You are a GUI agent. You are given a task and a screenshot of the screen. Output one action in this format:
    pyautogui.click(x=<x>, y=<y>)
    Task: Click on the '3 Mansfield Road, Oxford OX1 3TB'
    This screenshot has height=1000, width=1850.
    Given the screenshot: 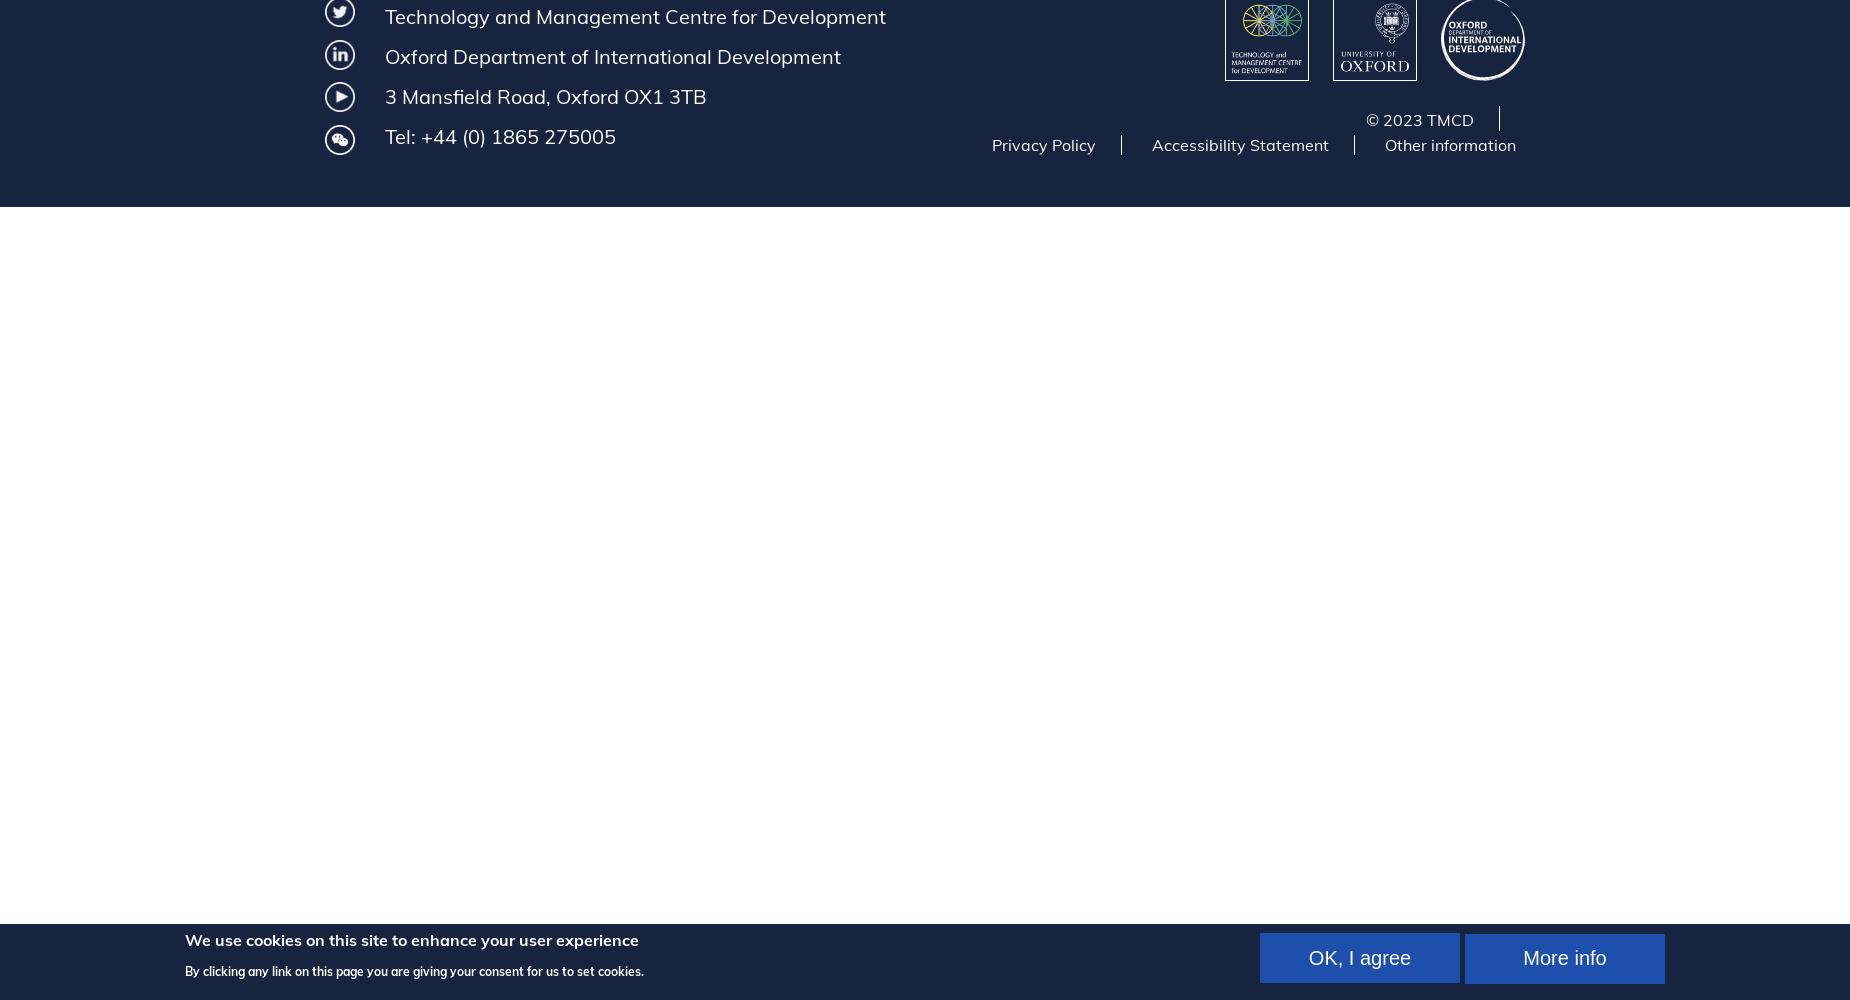 What is the action you would take?
    pyautogui.click(x=545, y=95)
    